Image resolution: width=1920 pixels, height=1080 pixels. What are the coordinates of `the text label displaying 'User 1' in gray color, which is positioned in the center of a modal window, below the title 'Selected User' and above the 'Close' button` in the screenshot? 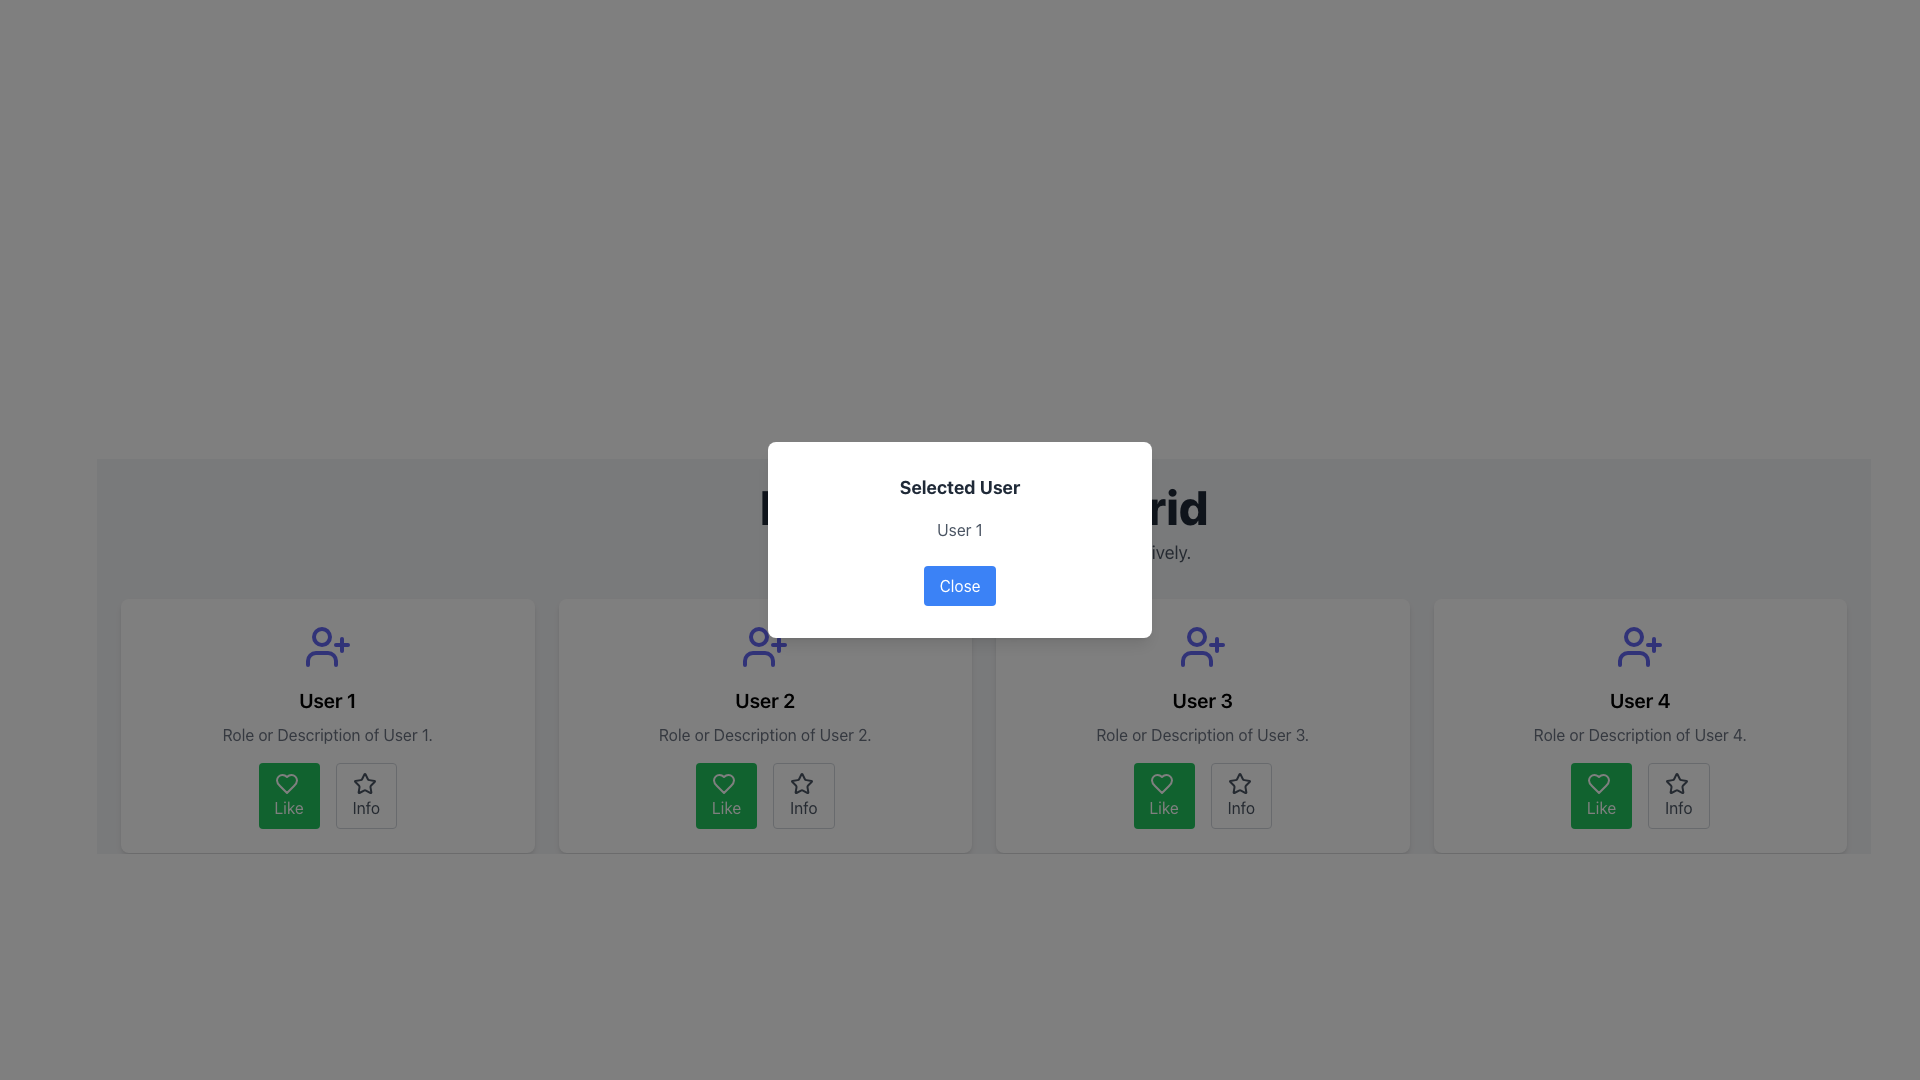 It's located at (960, 528).